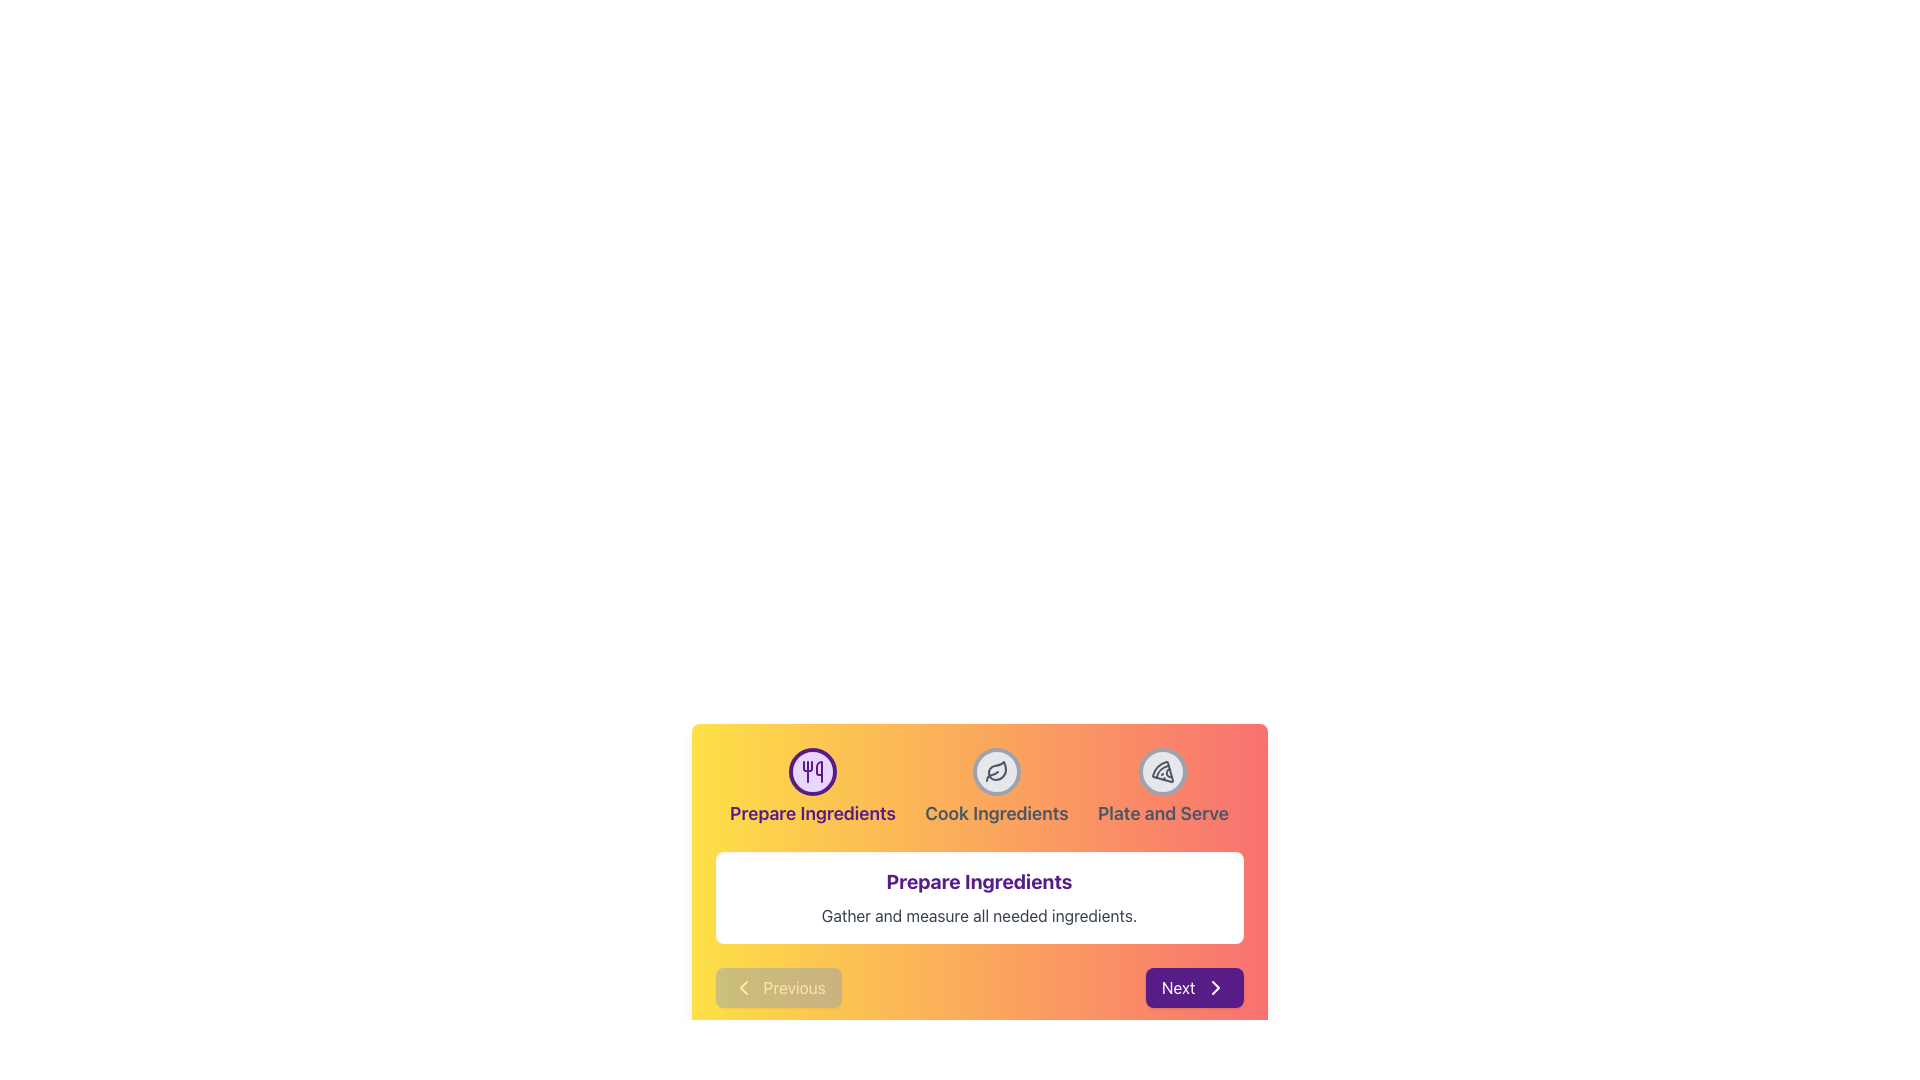 The height and width of the screenshot is (1080, 1920). I want to click on the 'Next' button icon that indicates navigation to the next step, located in the bottom-right corner of the interface, so click(1214, 986).